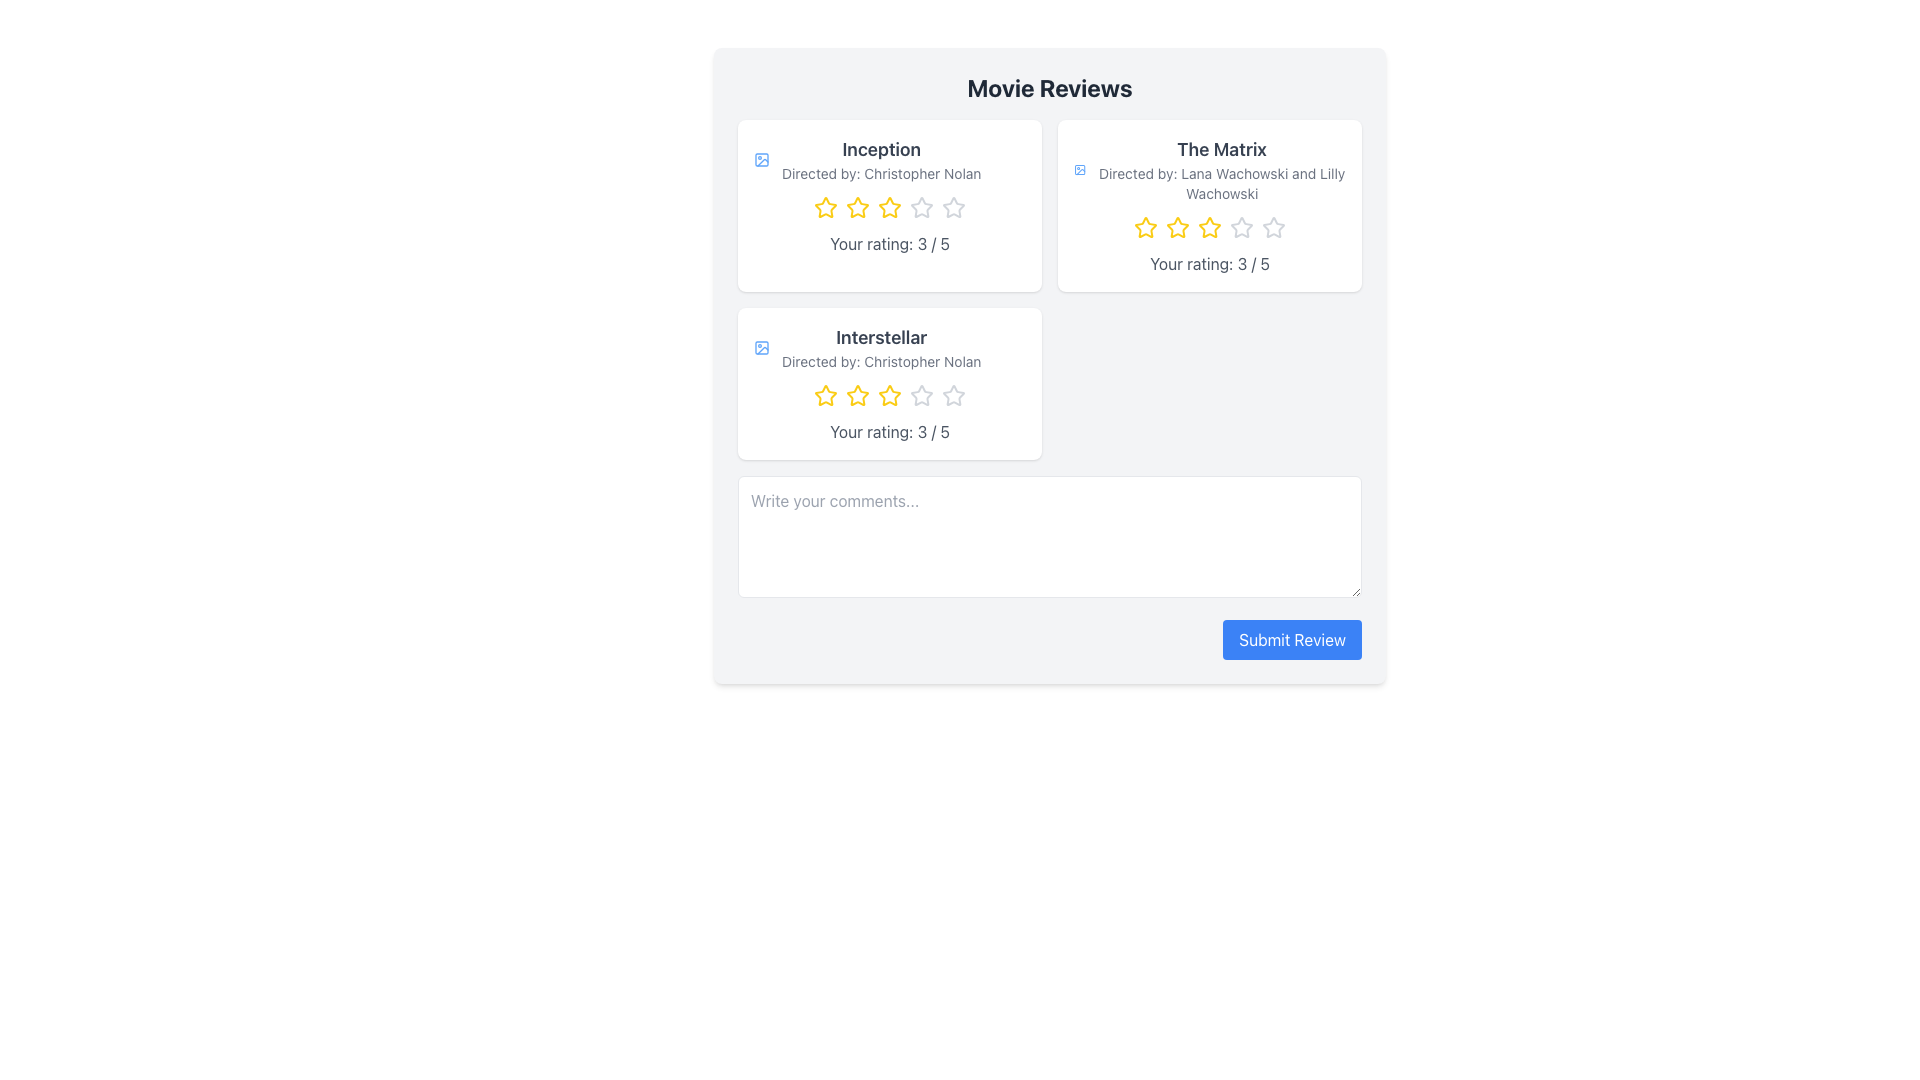 The image size is (1920, 1080). What do you see at coordinates (1208, 168) in the screenshot?
I see `the text display element that shows the title and director information of the movie 'The Matrix', located in the top-right corner of the 'Movie Reviews' section, specifically in the second card in the row` at bounding box center [1208, 168].